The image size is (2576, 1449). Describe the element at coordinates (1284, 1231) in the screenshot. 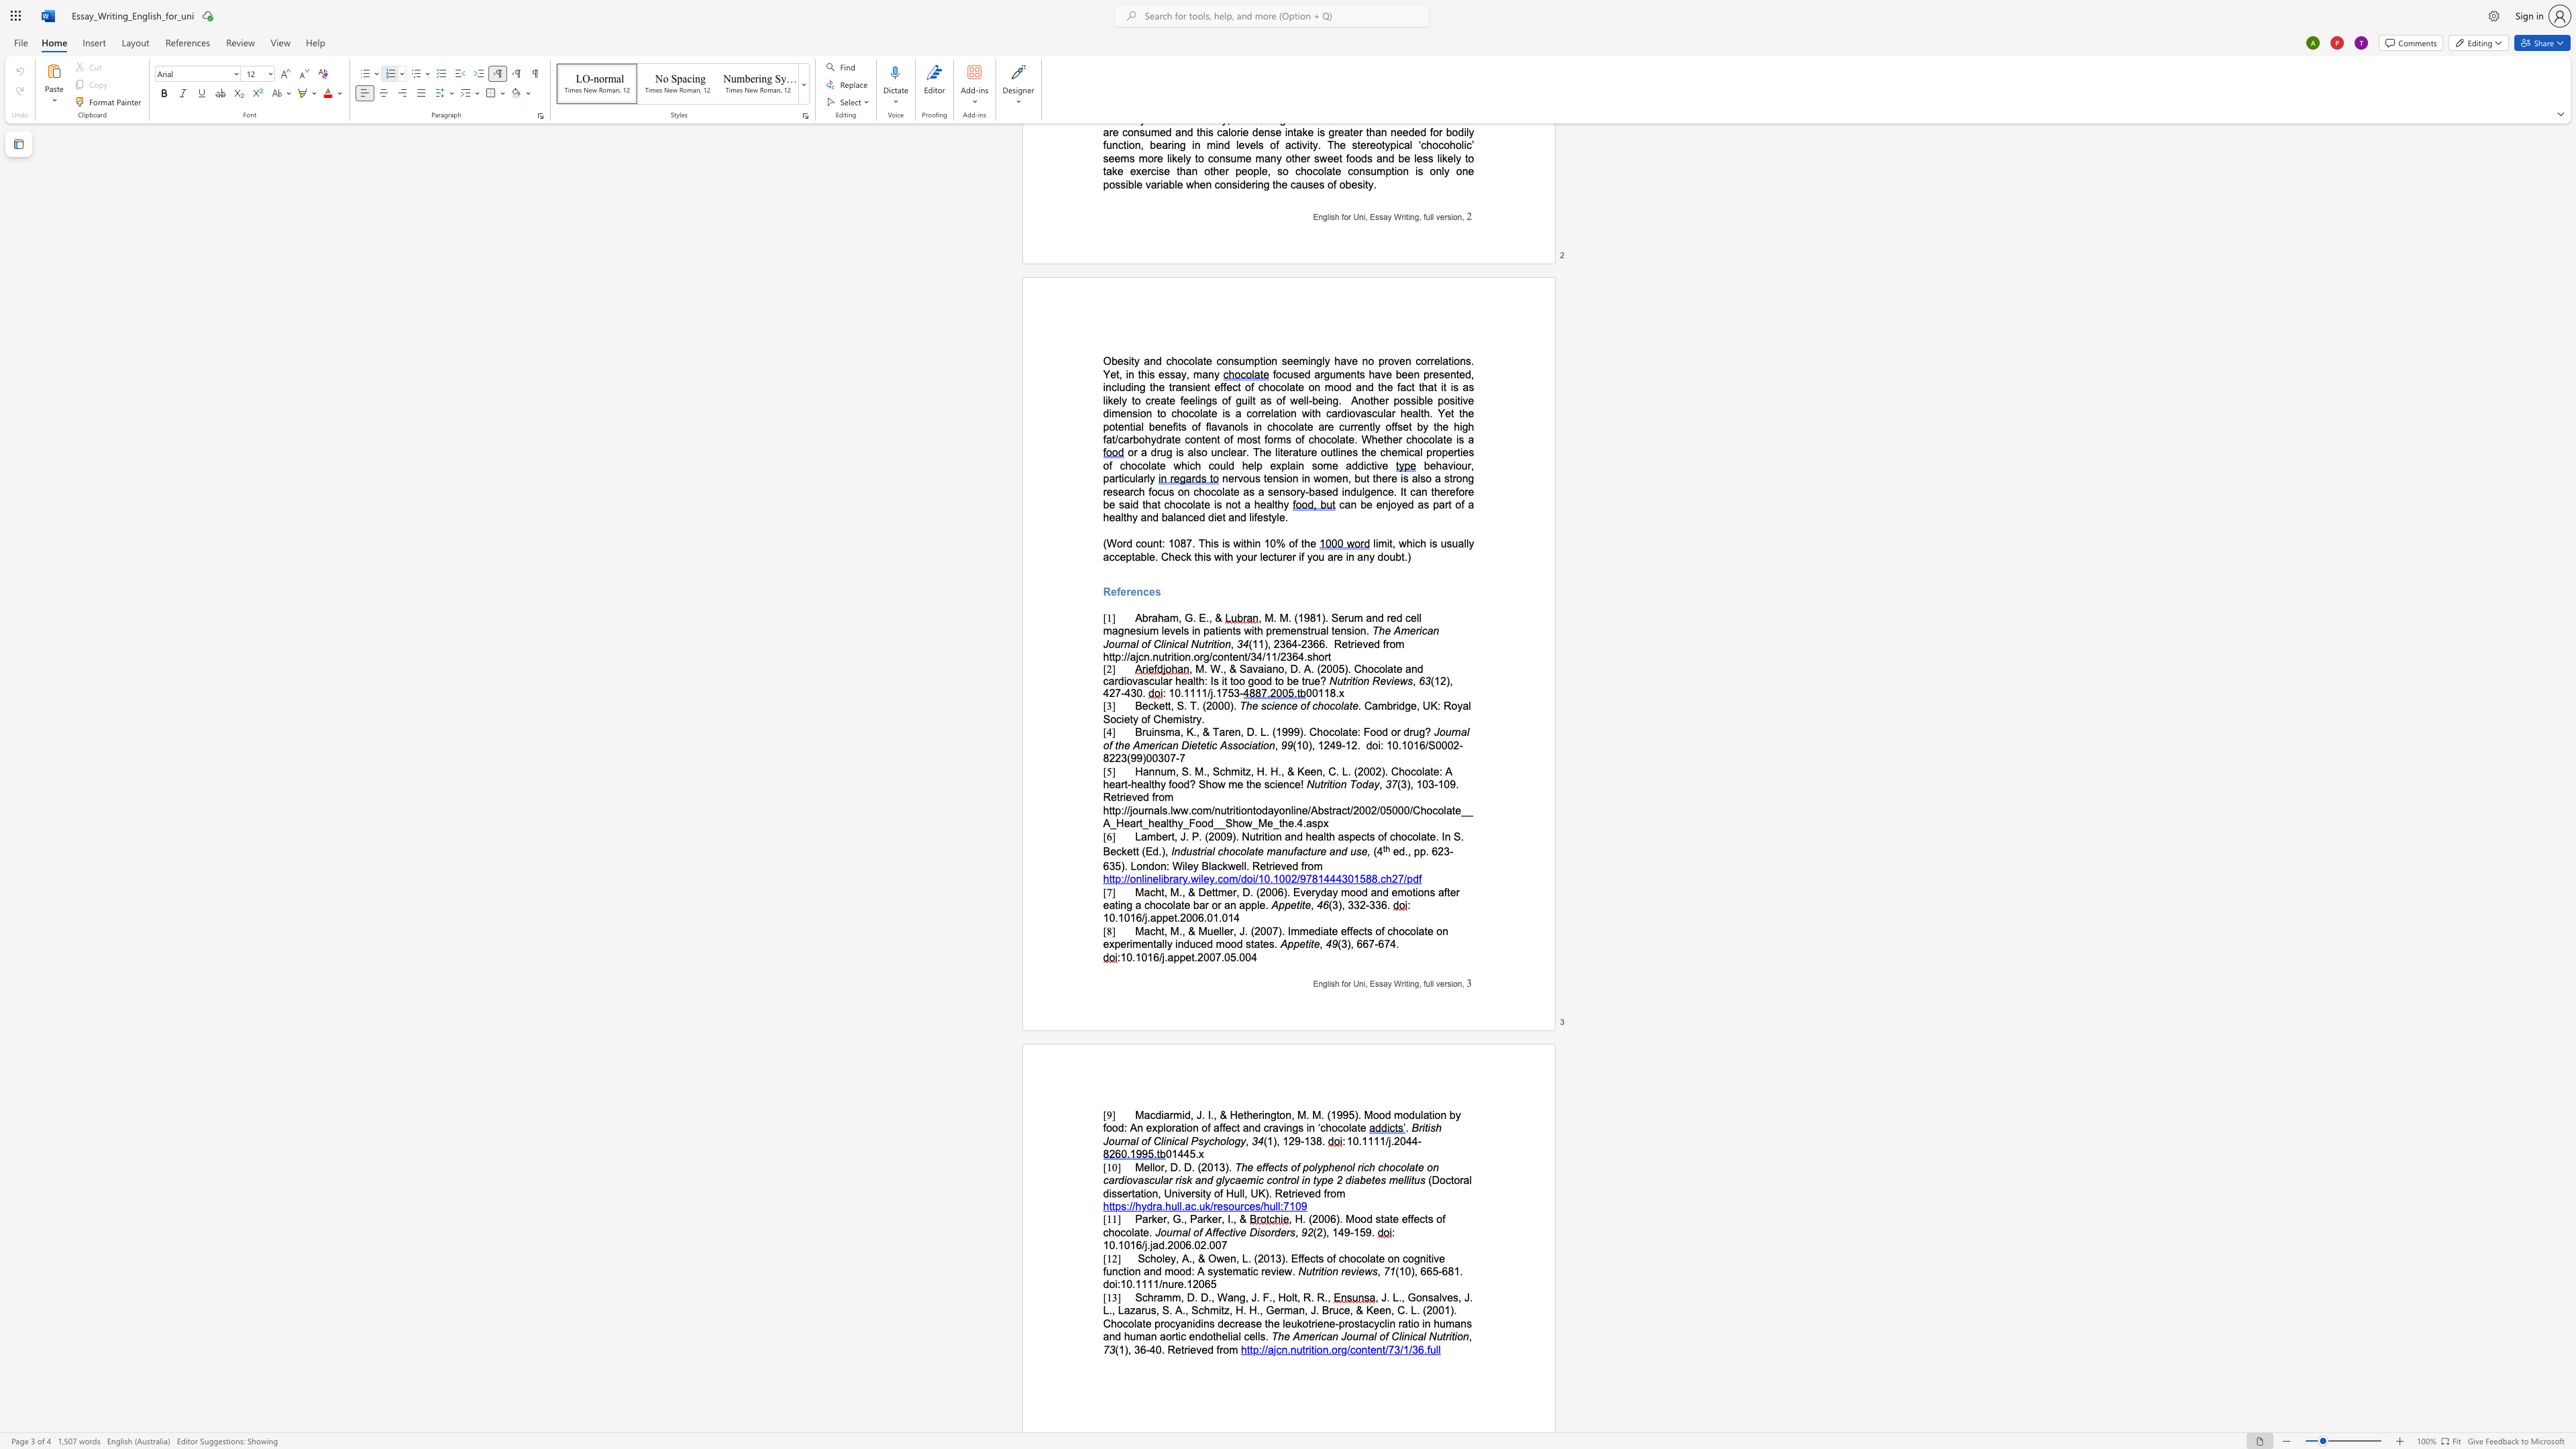

I see `the space between the continuous character "e" and "r" in the text` at that location.